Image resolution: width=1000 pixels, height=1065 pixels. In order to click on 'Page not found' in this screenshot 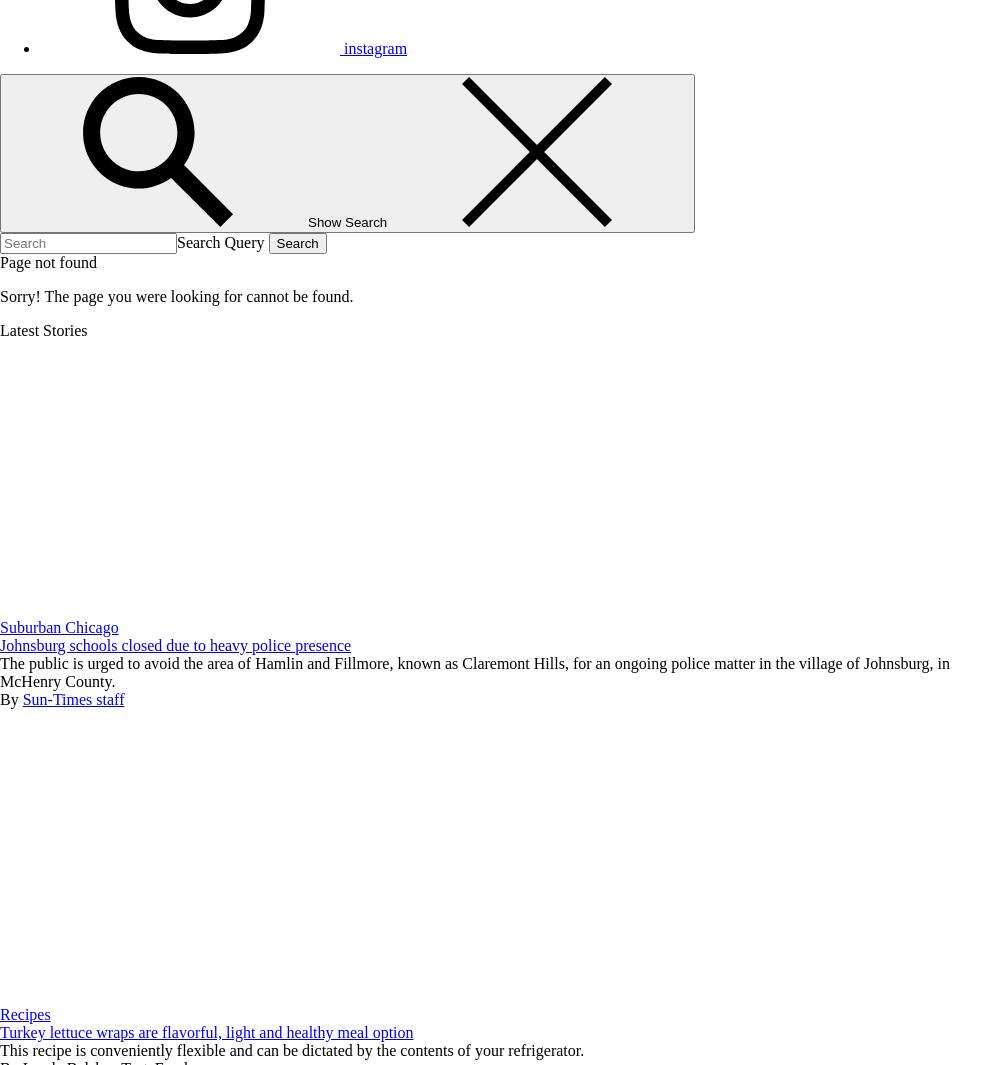, I will do `click(0, 261)`.